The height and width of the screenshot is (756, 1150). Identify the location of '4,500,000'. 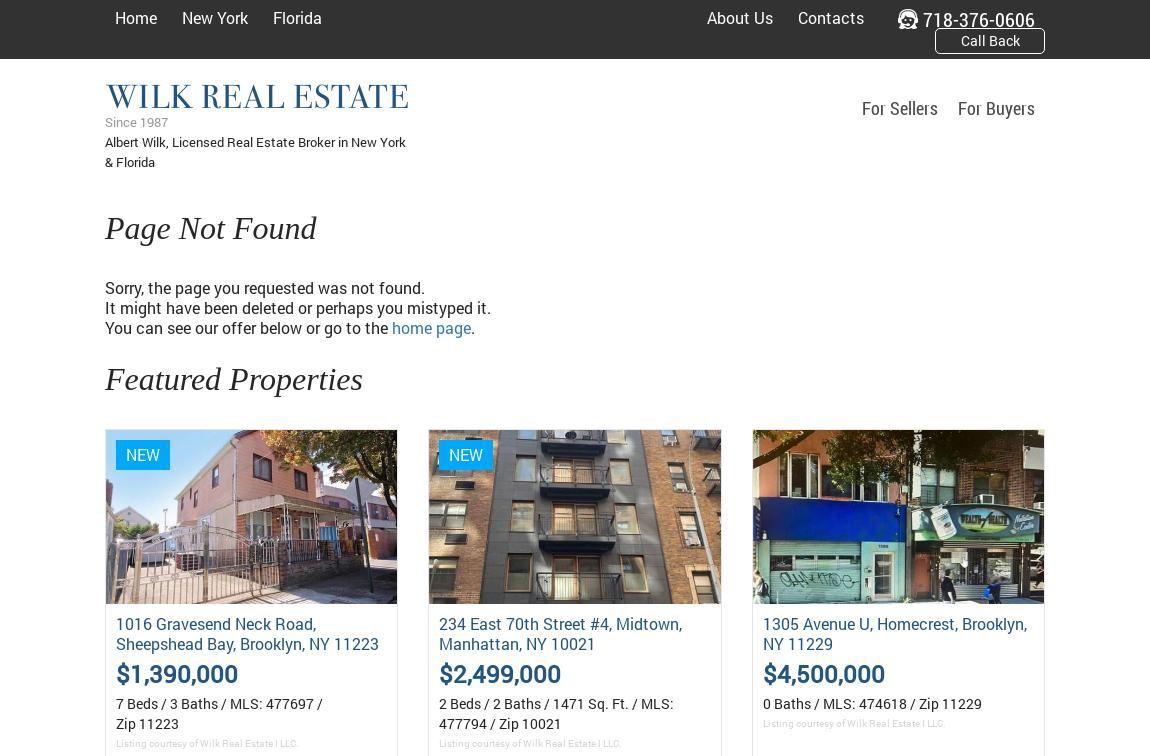
(828, 672).